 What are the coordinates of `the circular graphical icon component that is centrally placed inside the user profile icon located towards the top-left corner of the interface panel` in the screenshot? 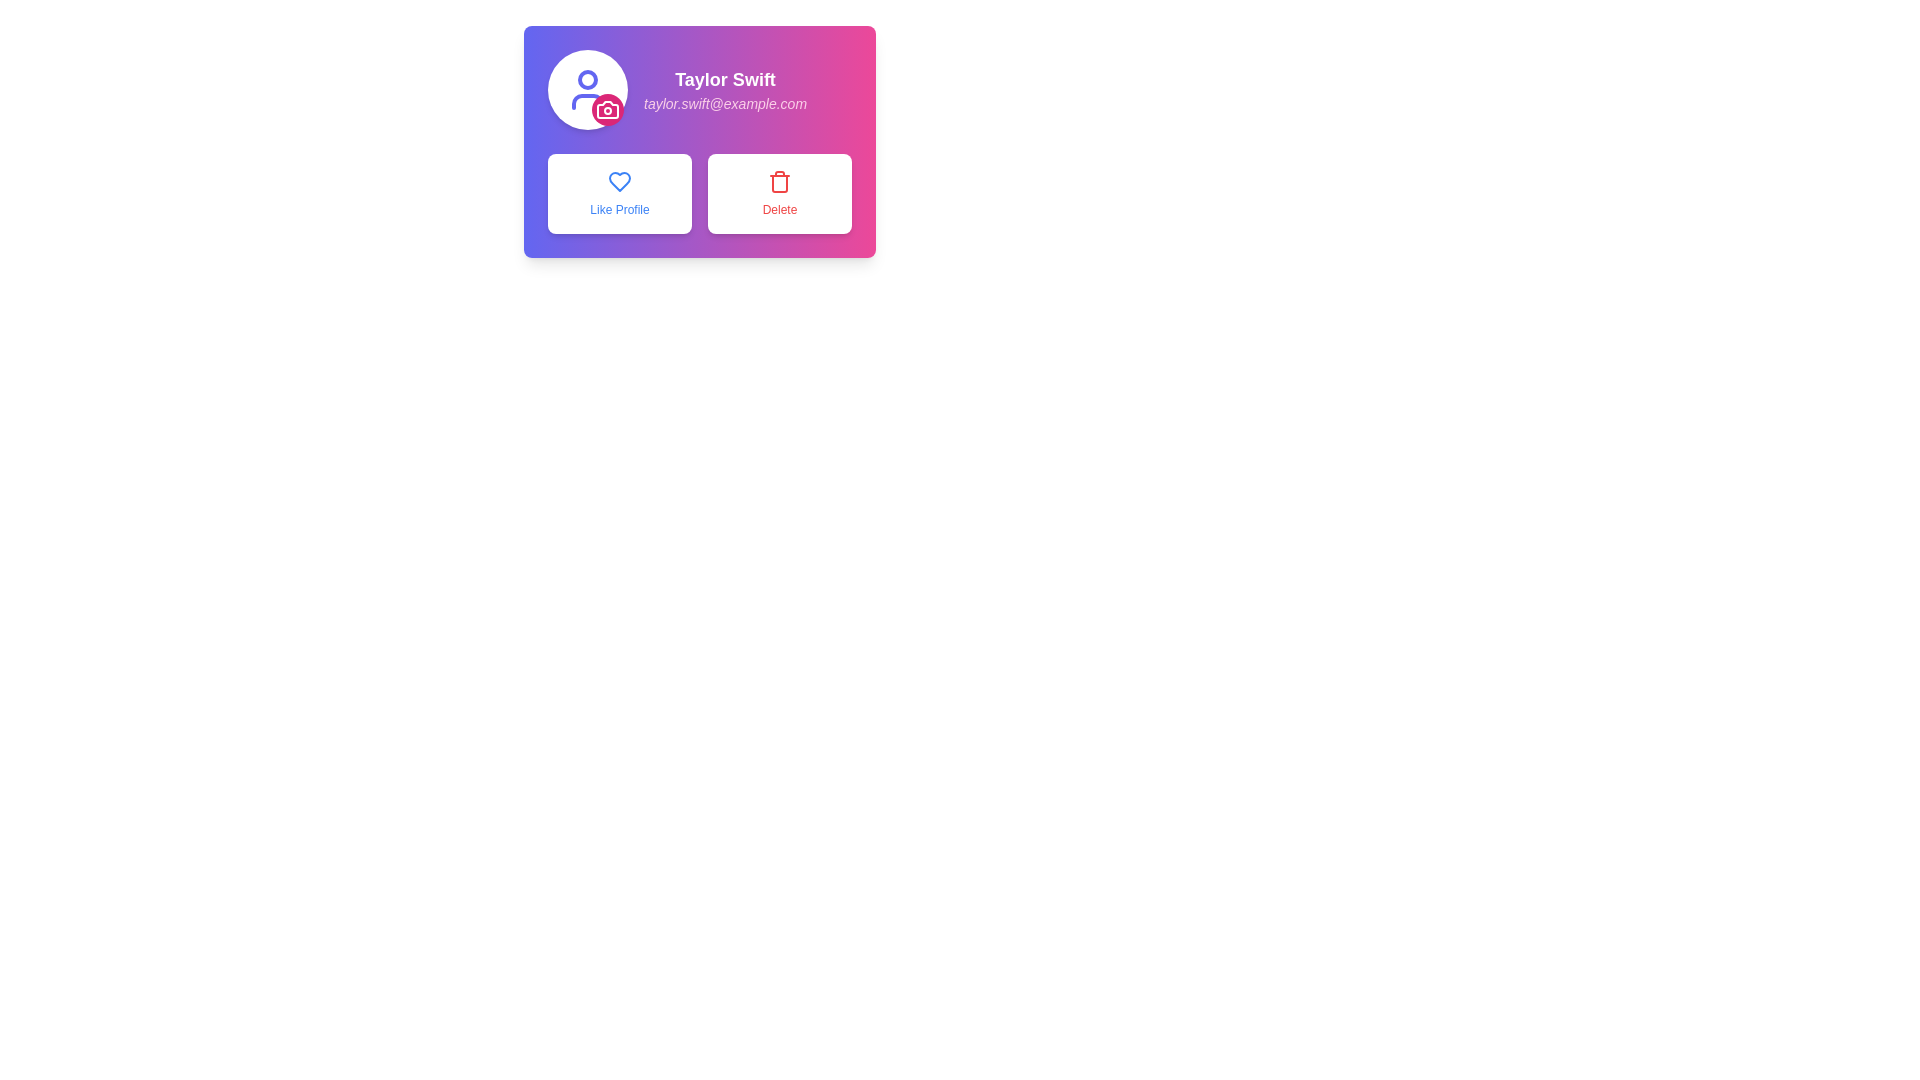 It's located at (587, 79).